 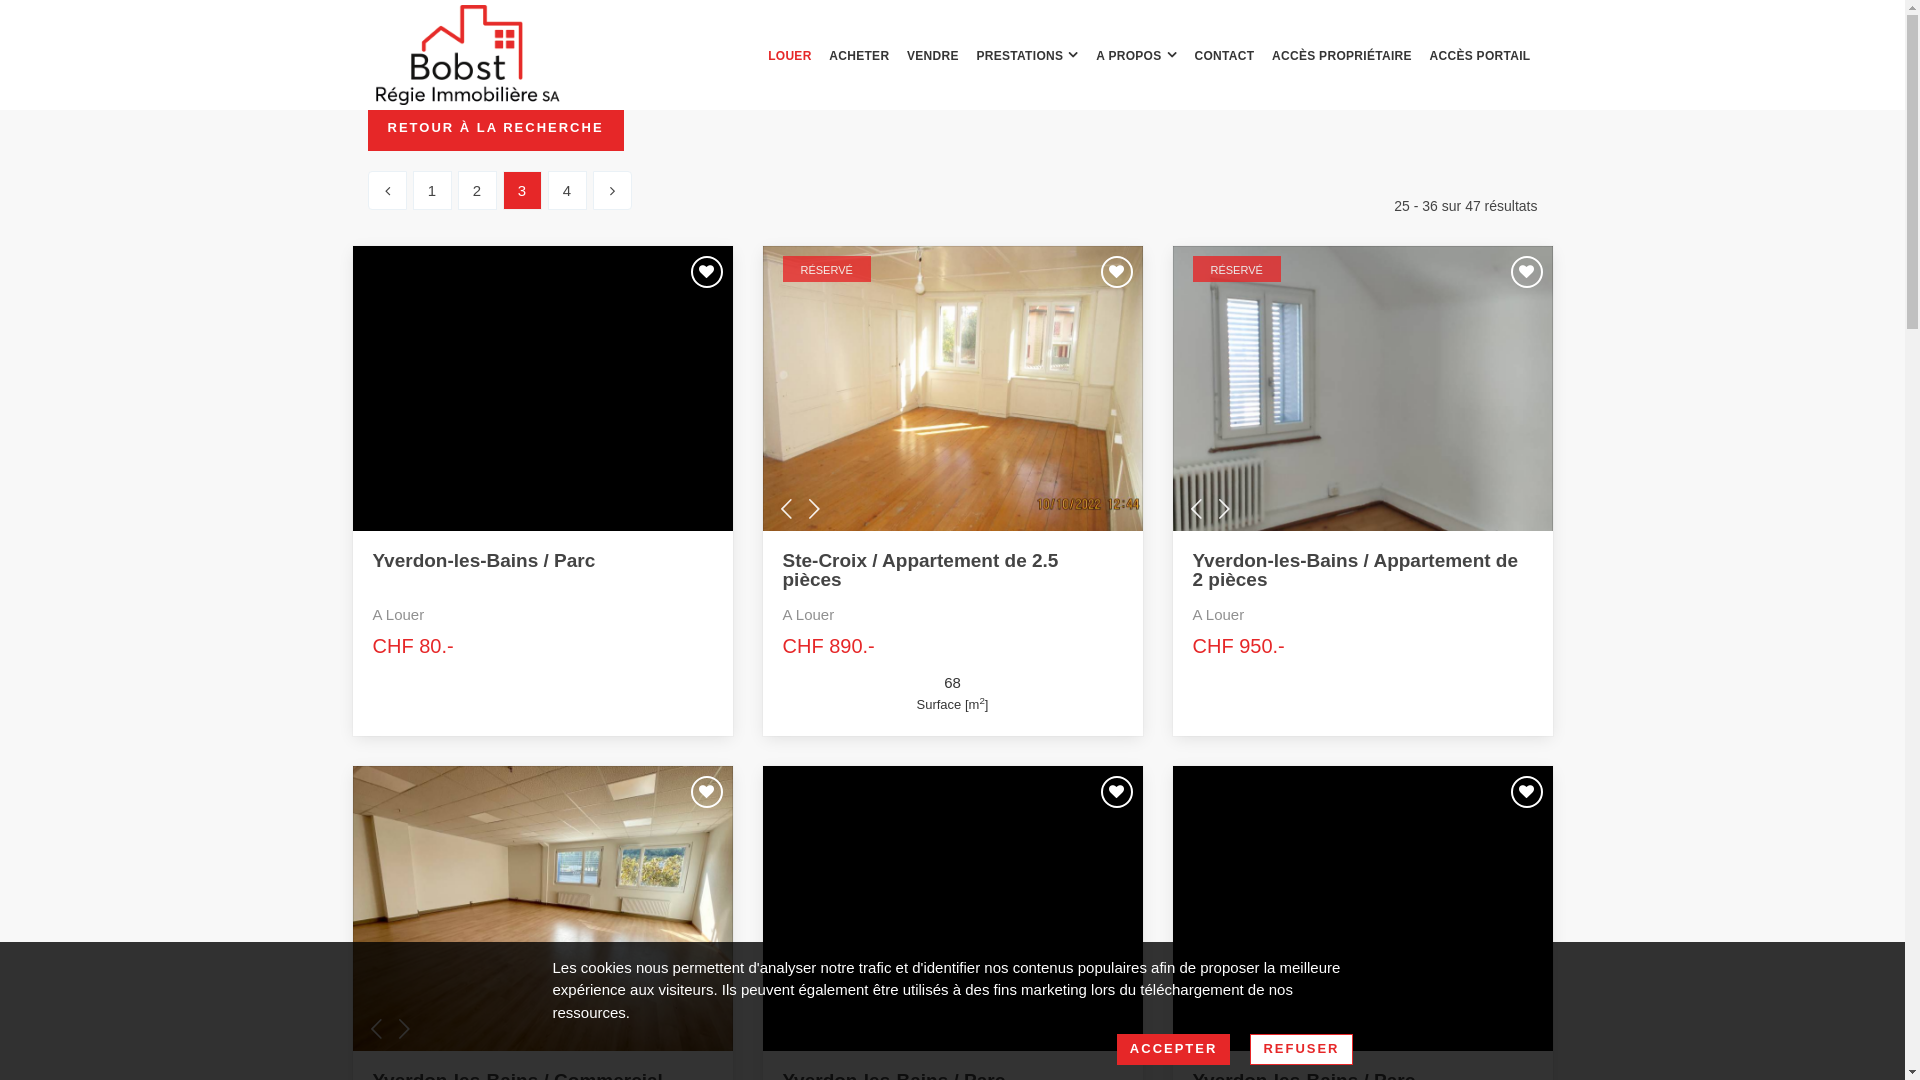 I want to click on 'LOUER', so click(x=789, y=55).